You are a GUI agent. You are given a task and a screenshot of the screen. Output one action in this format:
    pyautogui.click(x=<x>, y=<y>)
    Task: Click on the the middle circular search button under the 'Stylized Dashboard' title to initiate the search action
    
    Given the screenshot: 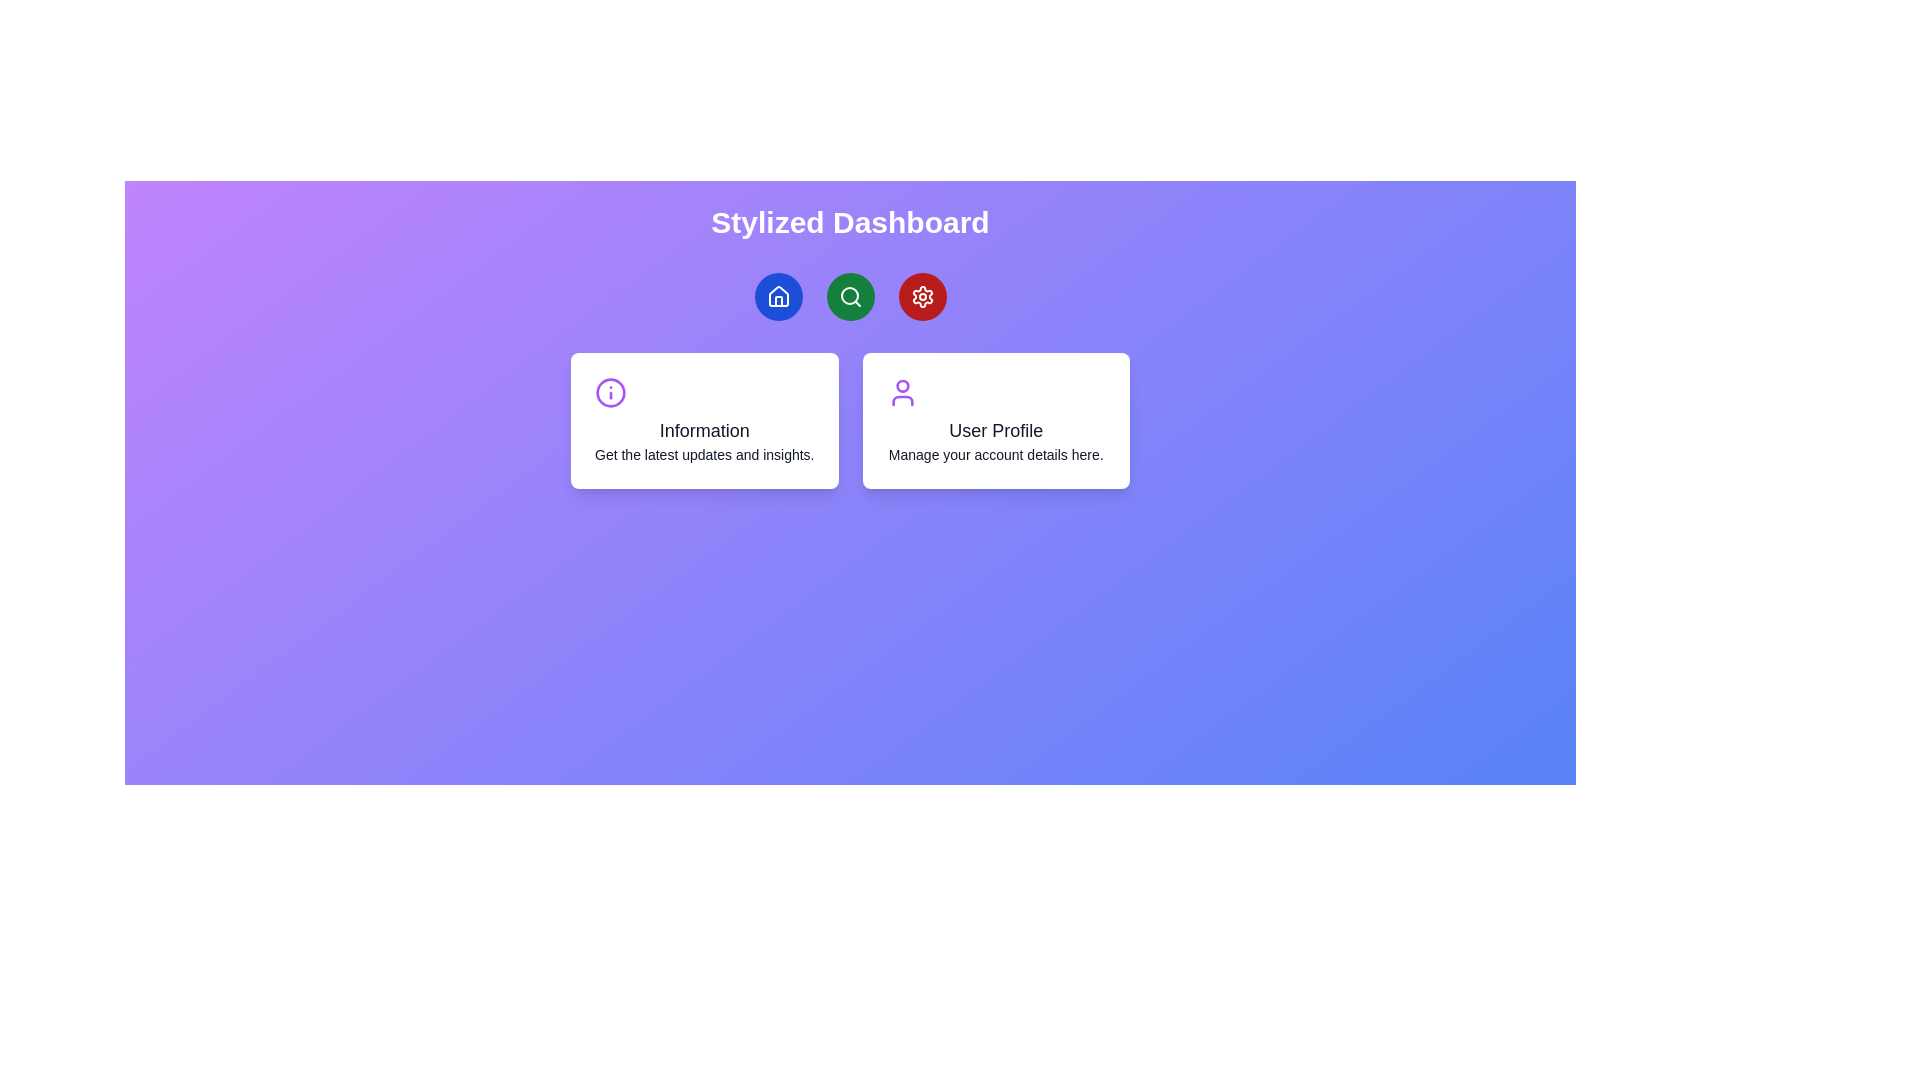 What is the action you would take?
    pyautogui.click(x=850, y=297)
    